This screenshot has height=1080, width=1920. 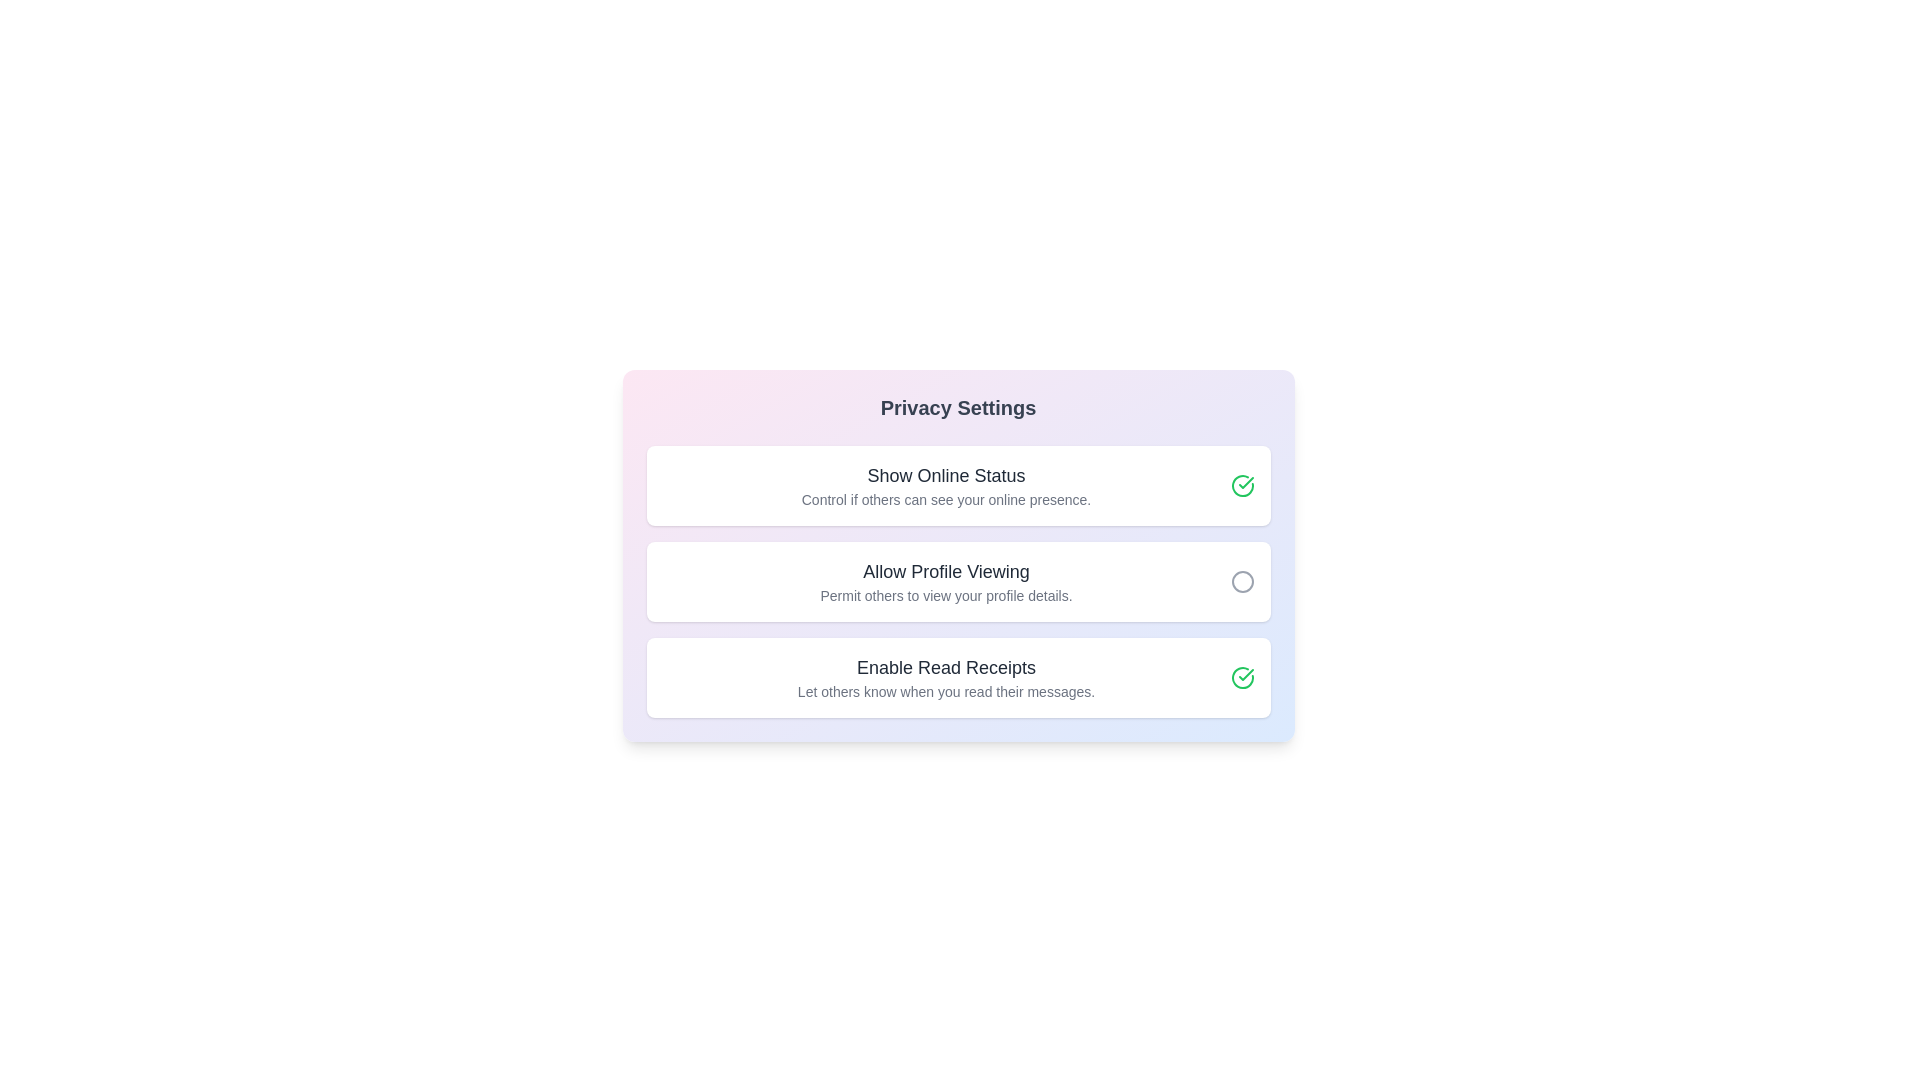 I want to click on the text of the label and description for the option Enable Read Receipts, so click(x=945, y=667).